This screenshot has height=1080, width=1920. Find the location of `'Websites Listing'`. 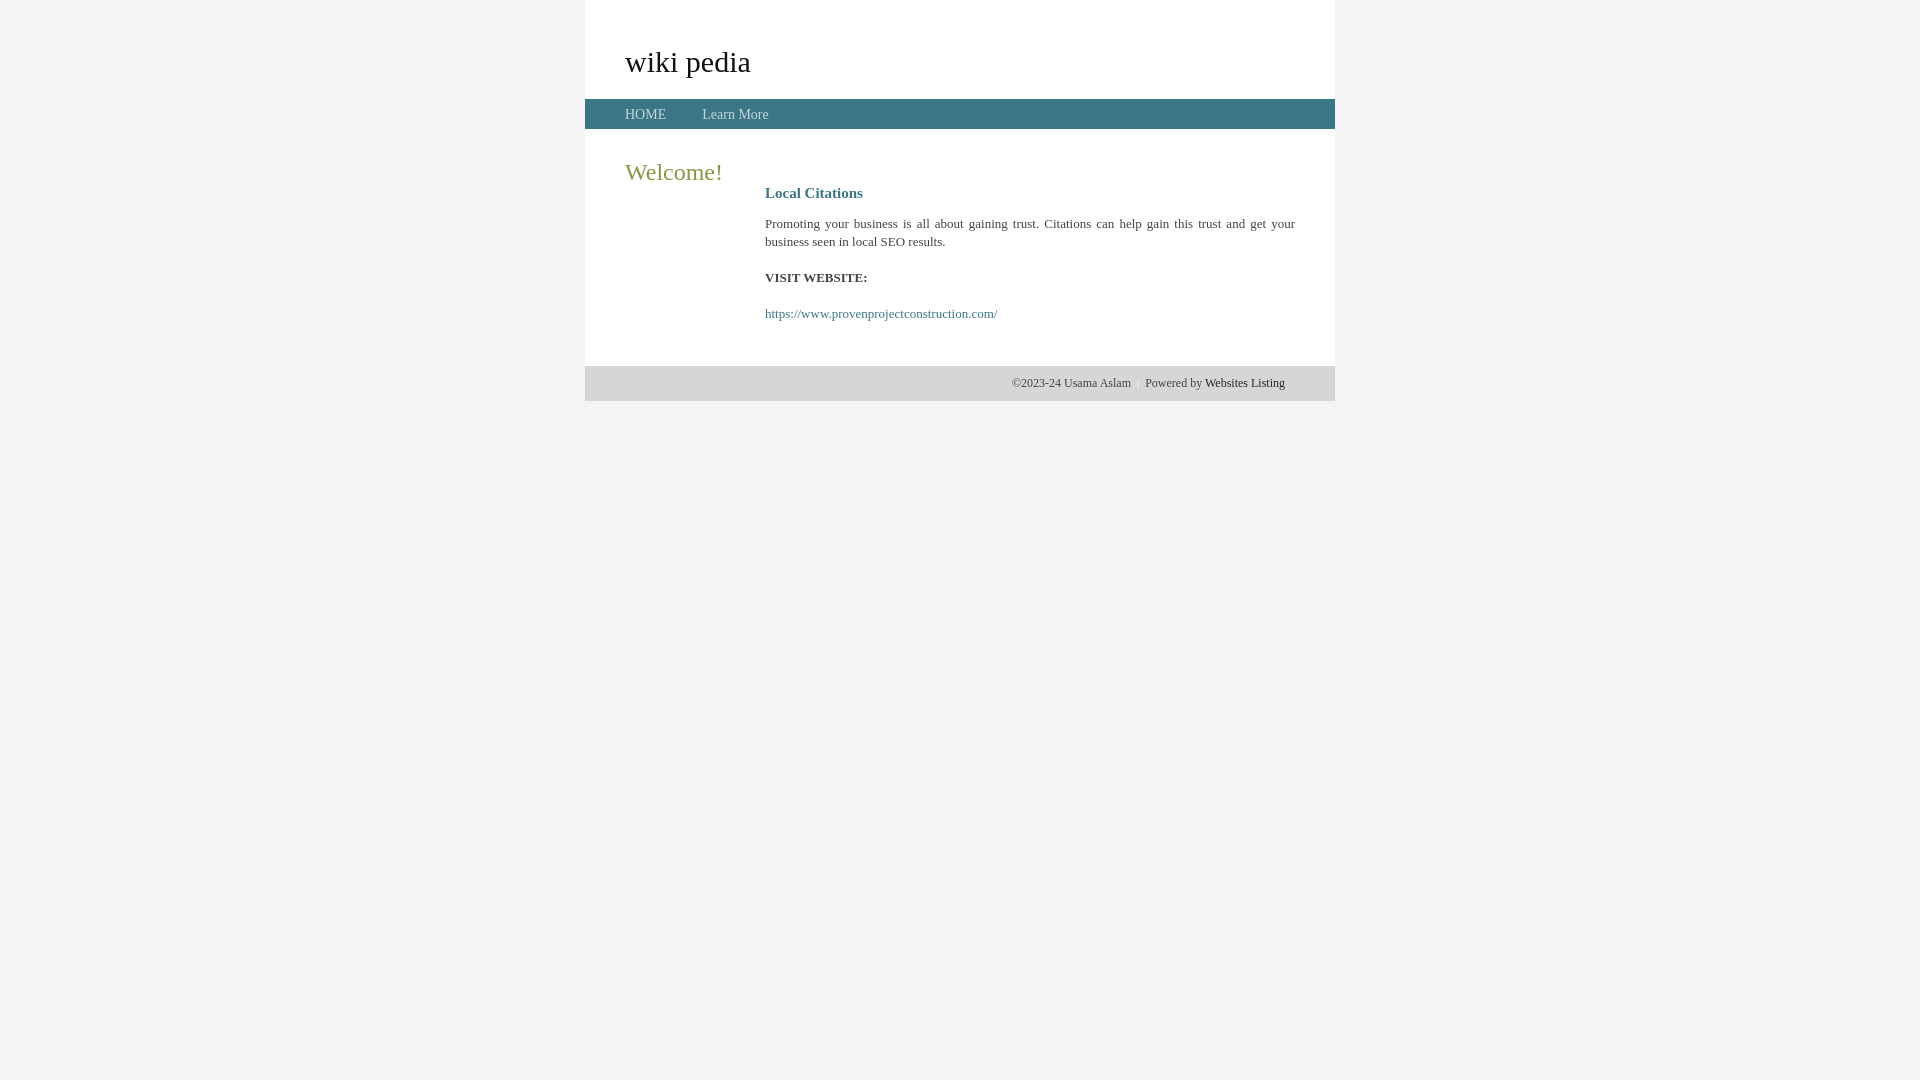

'Websites Listing' is located at coordinates (1243, 382).